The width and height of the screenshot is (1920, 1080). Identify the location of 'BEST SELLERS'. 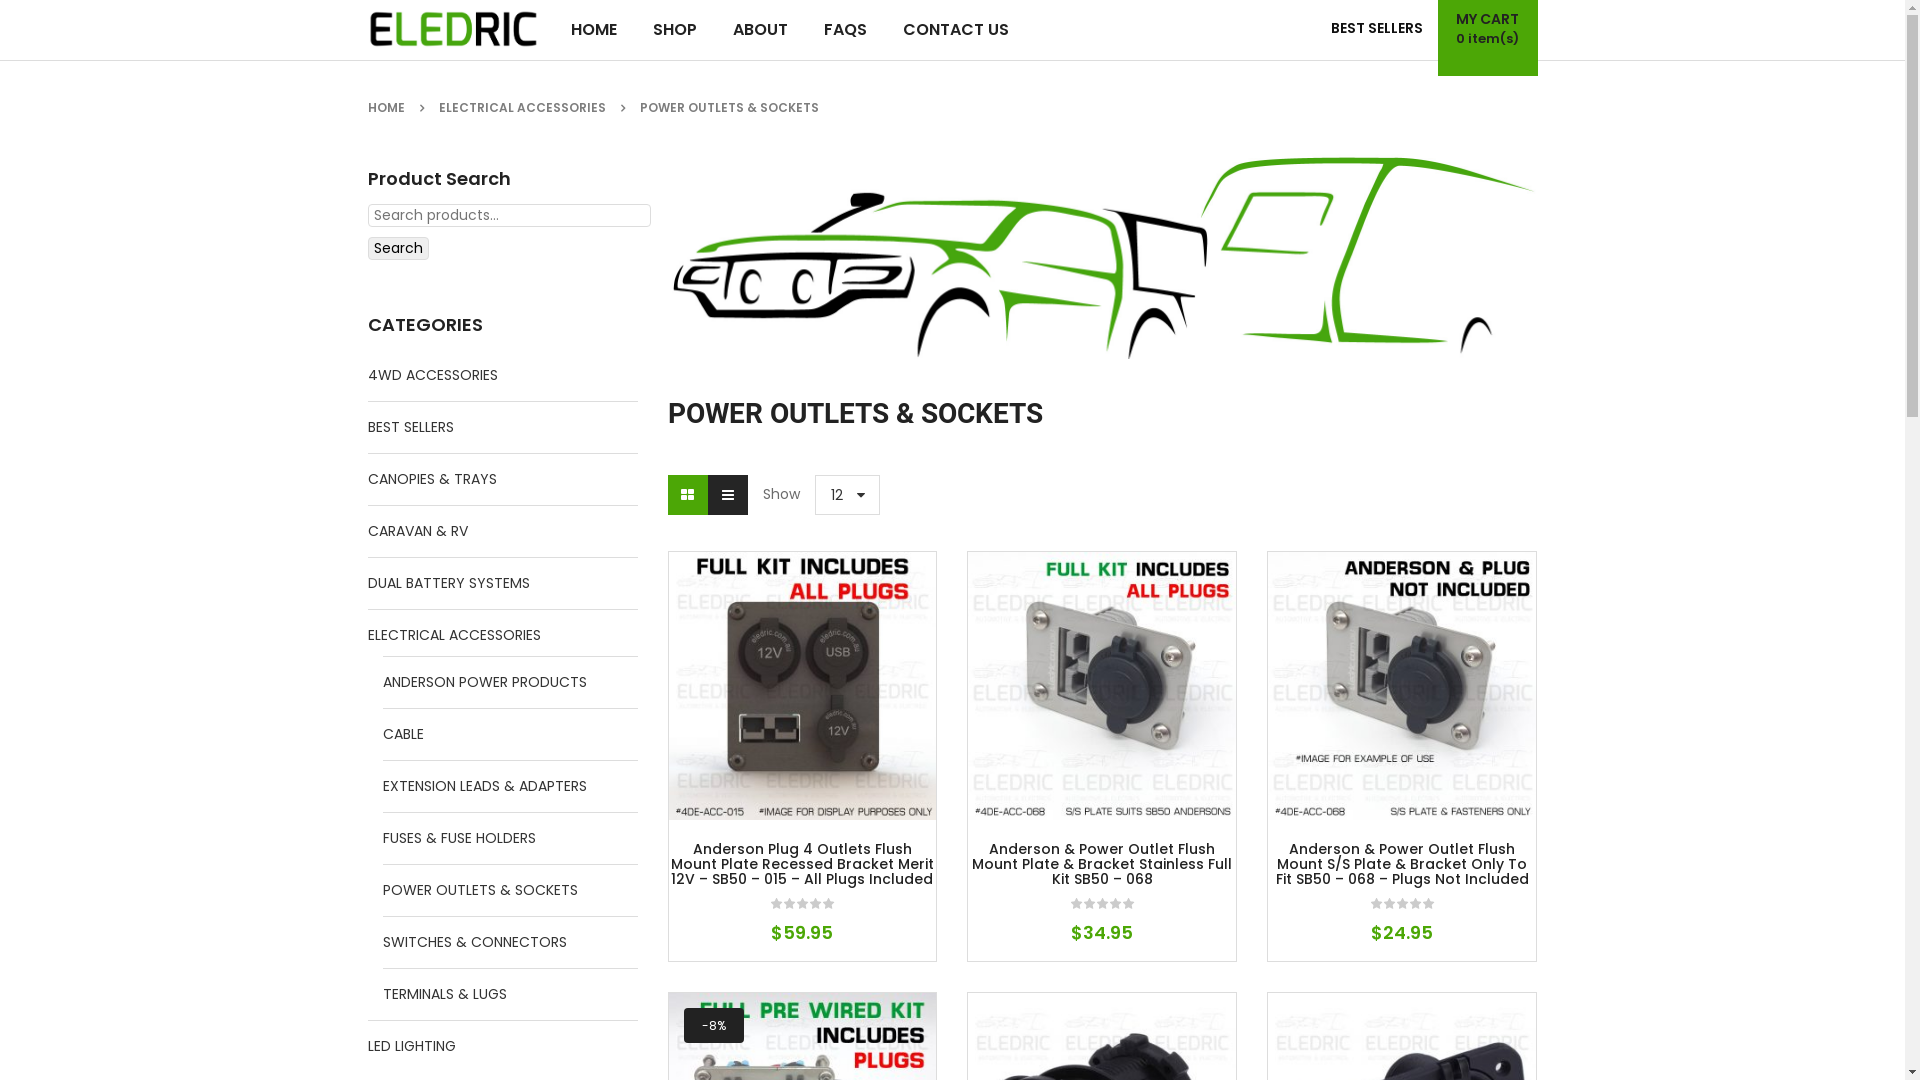
(1376, 28).